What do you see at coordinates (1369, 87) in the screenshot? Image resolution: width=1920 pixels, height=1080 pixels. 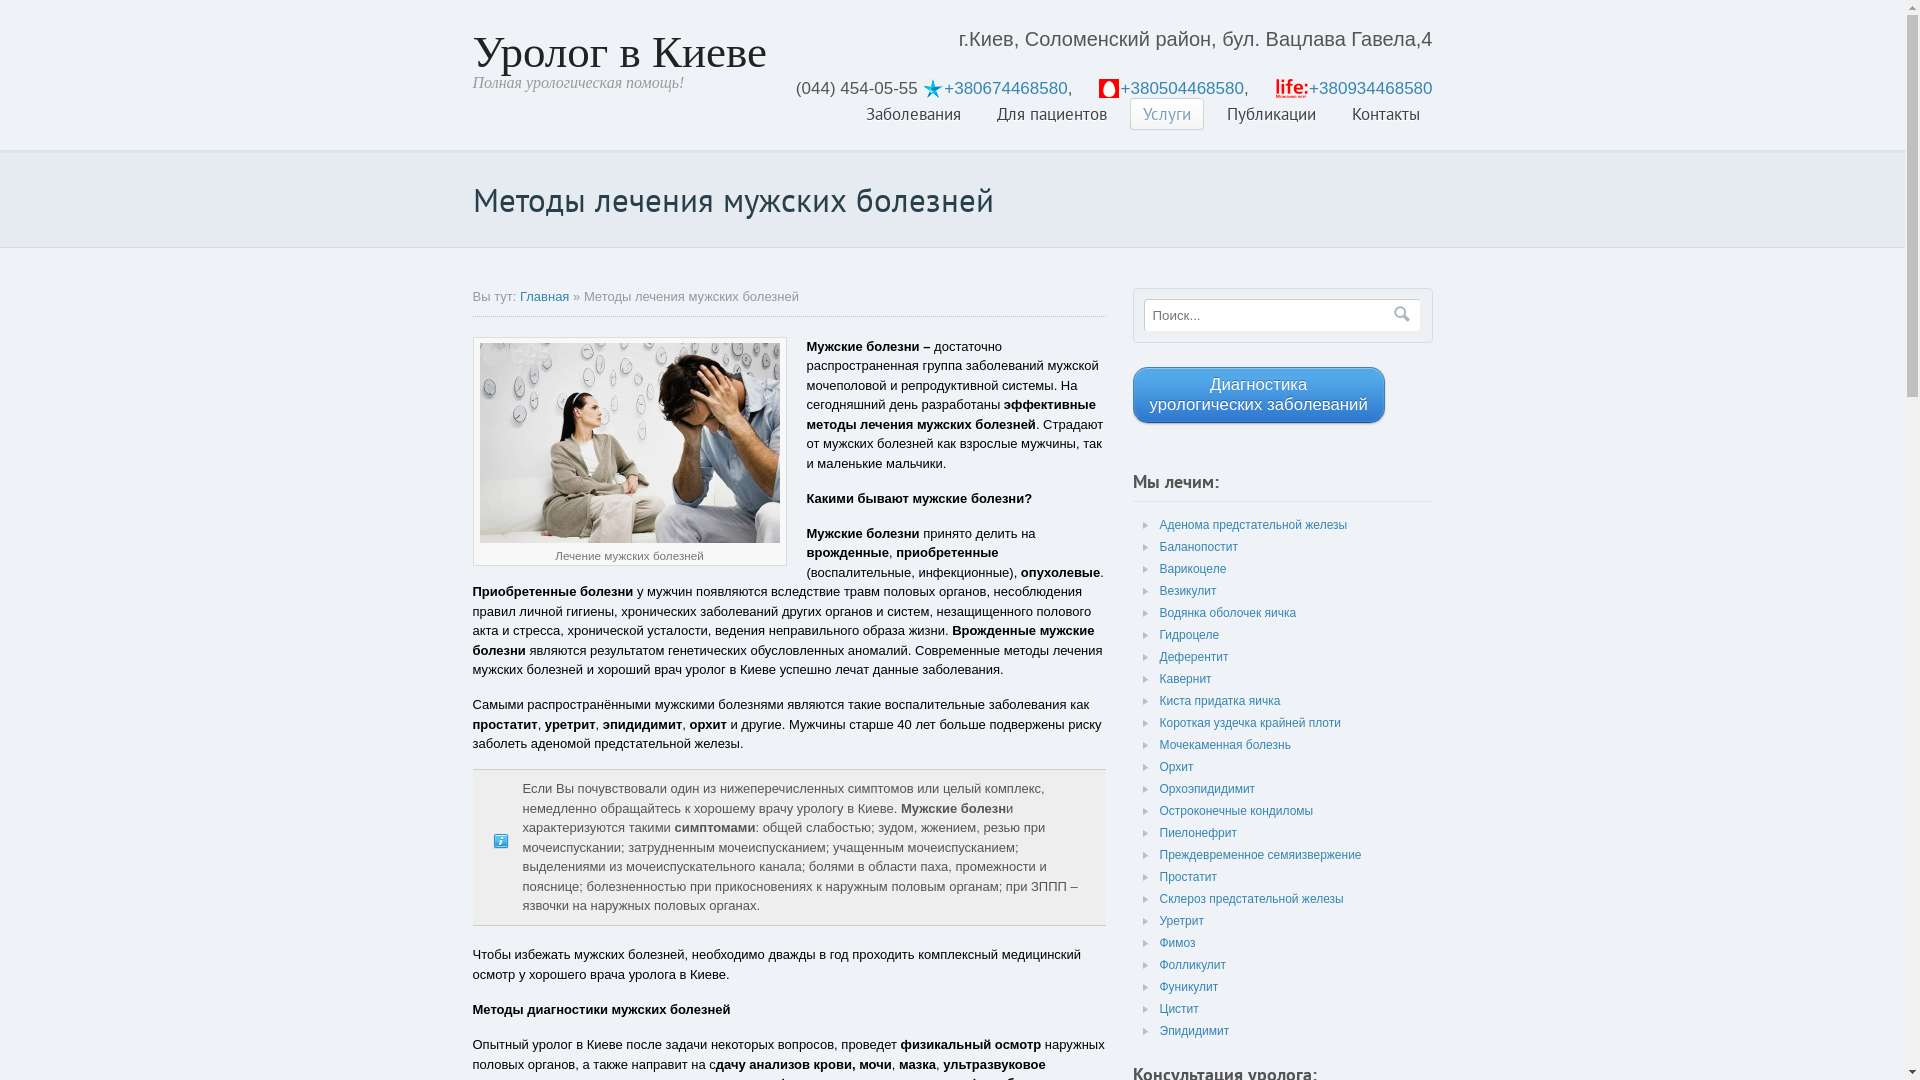 I see `'+380934468580'` at bounding box center [1369, 87].